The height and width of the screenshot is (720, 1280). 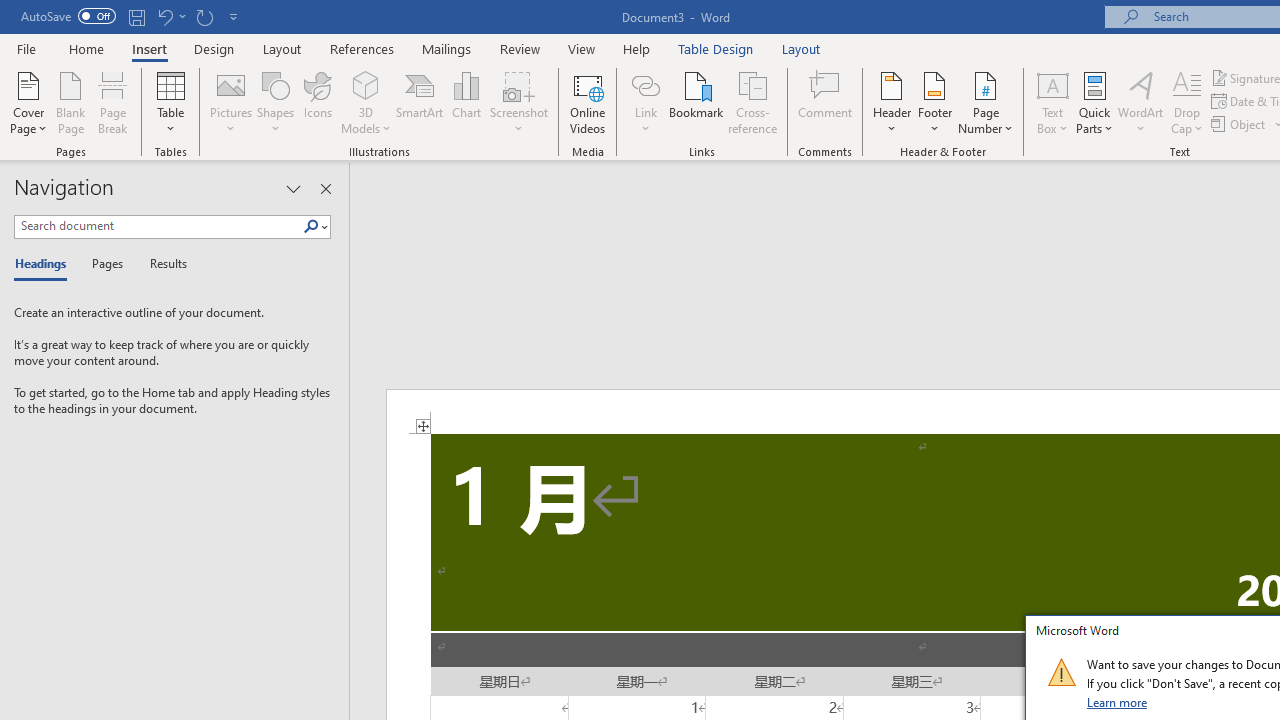 I want to click on 'Table', so click(x=170, y=103).